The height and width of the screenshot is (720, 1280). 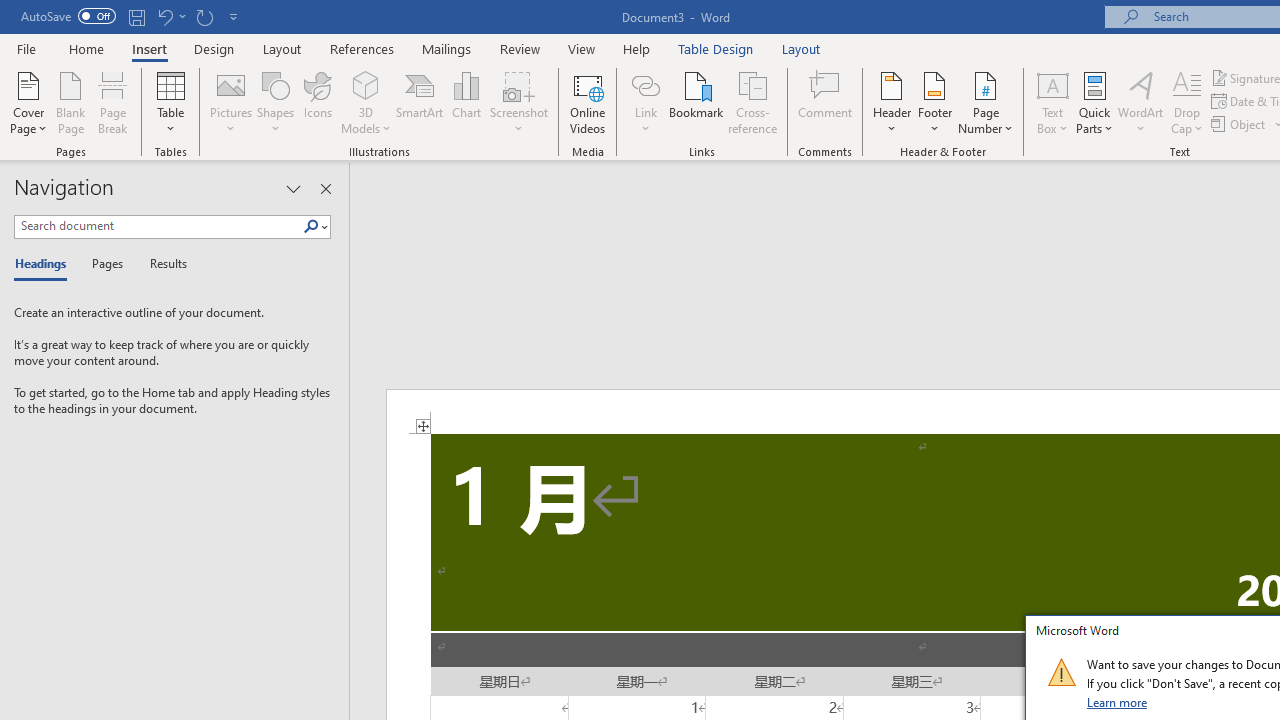 I want to click on 'Table', so click(x=170, y=103).